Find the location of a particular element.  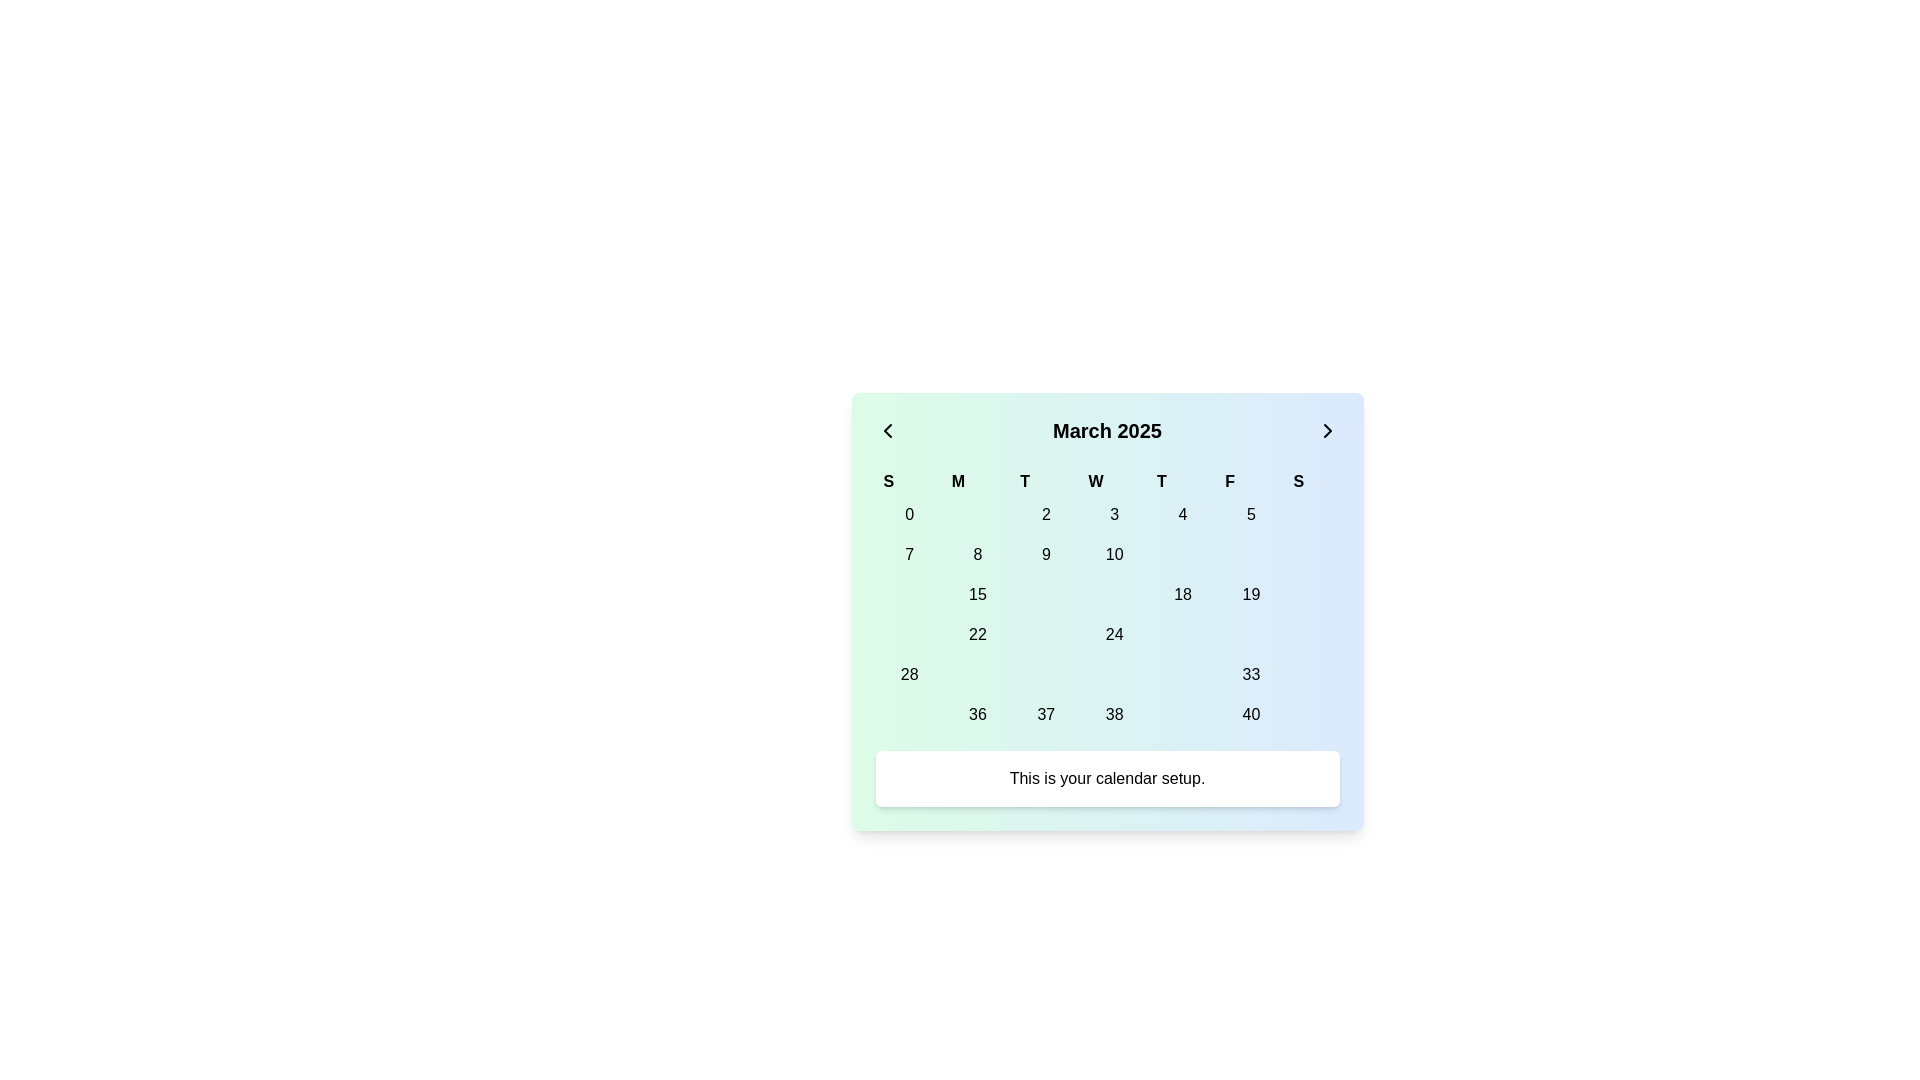

the grid cell displaying the number '24' in the March 2025 calendar is located at coordinates (1106, 613).